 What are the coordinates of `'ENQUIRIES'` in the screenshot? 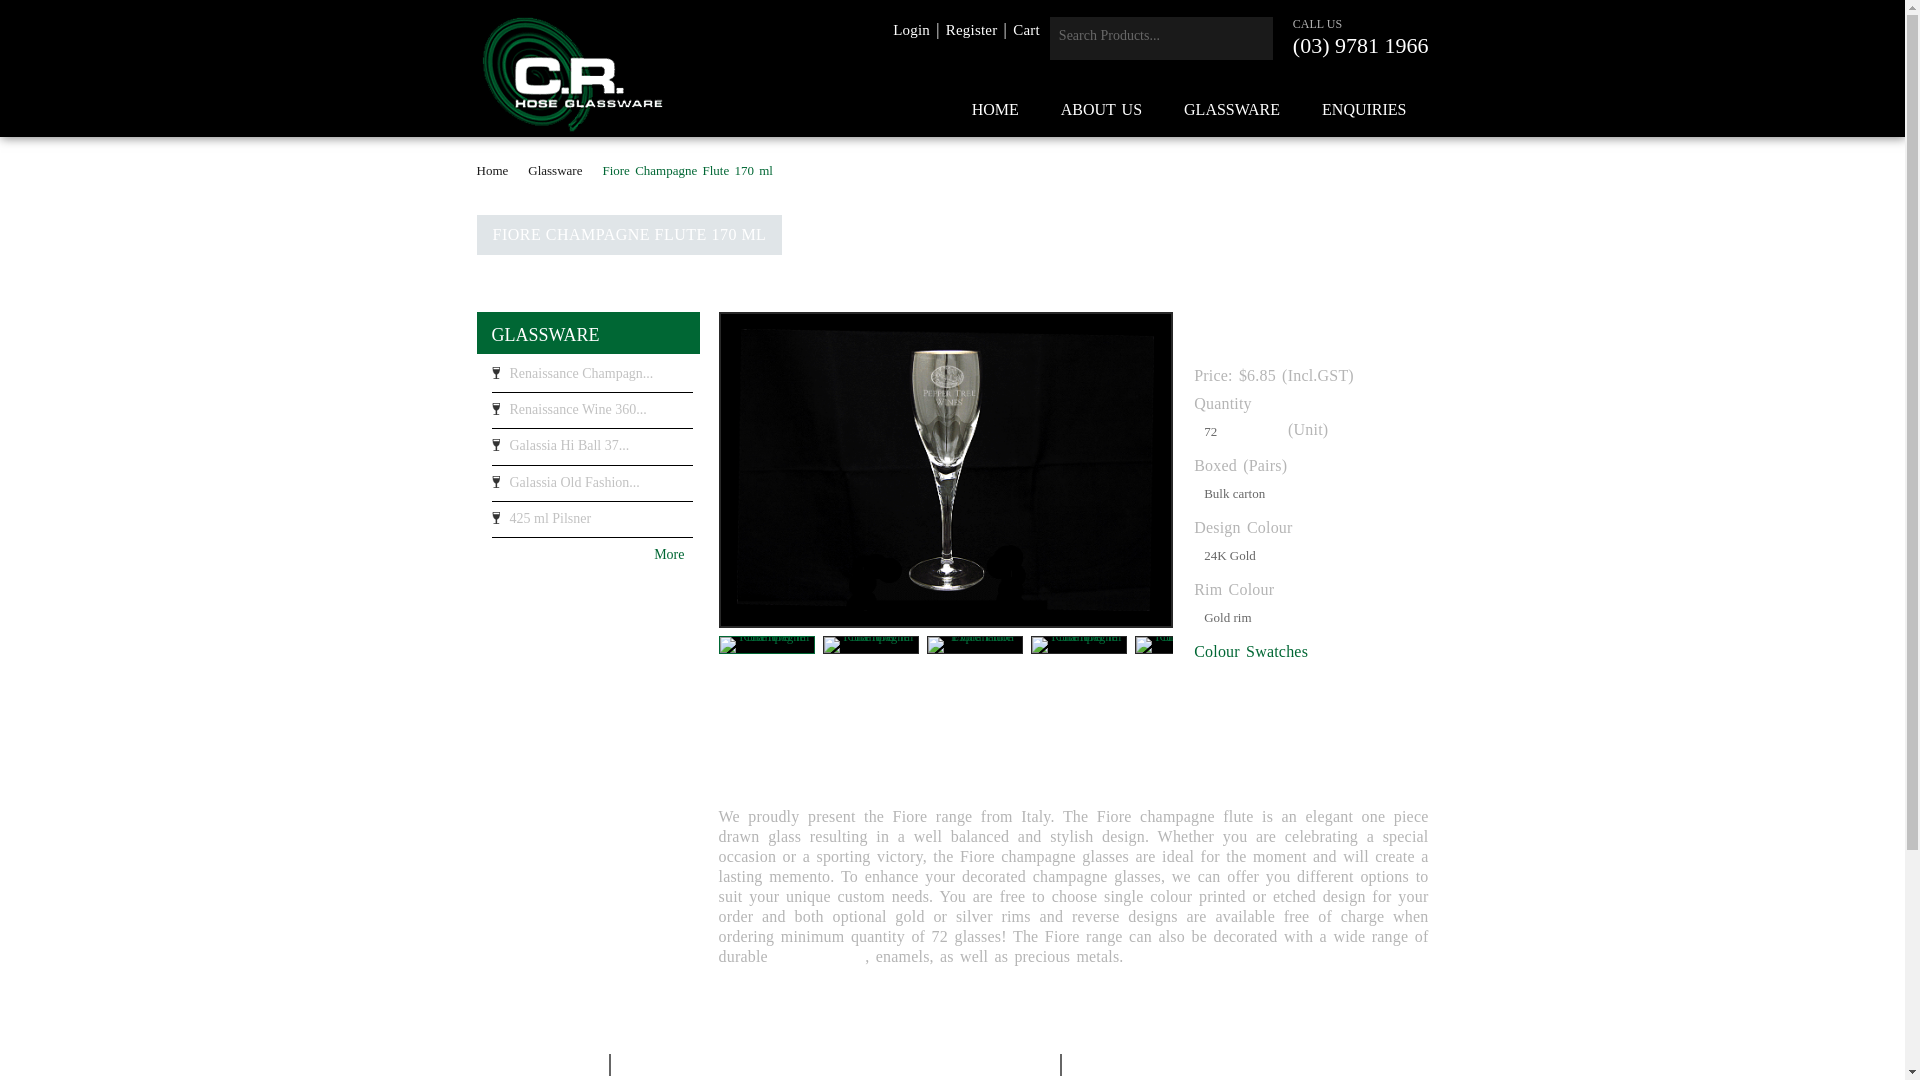 It's located at (1301, 110).